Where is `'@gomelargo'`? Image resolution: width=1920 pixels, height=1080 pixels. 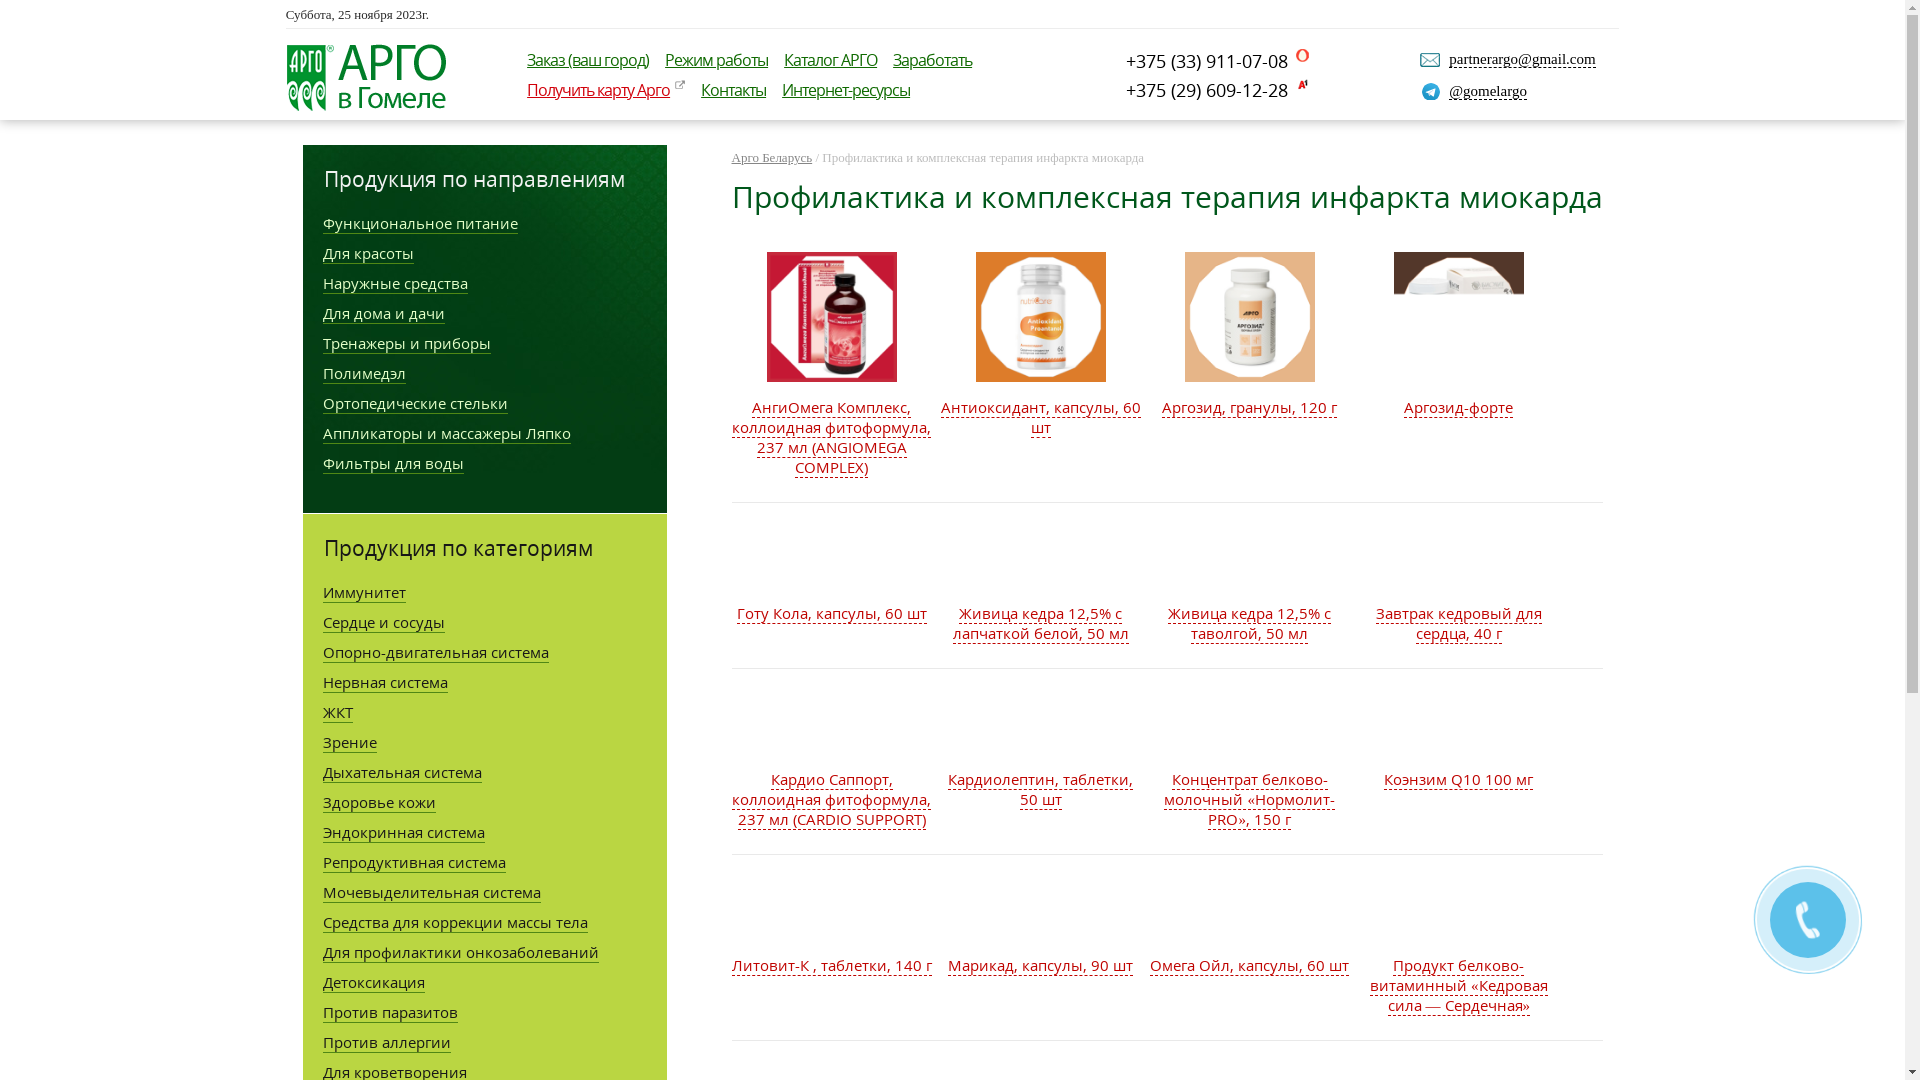 '@gomelargo' is located at coordinates (1488, 91).